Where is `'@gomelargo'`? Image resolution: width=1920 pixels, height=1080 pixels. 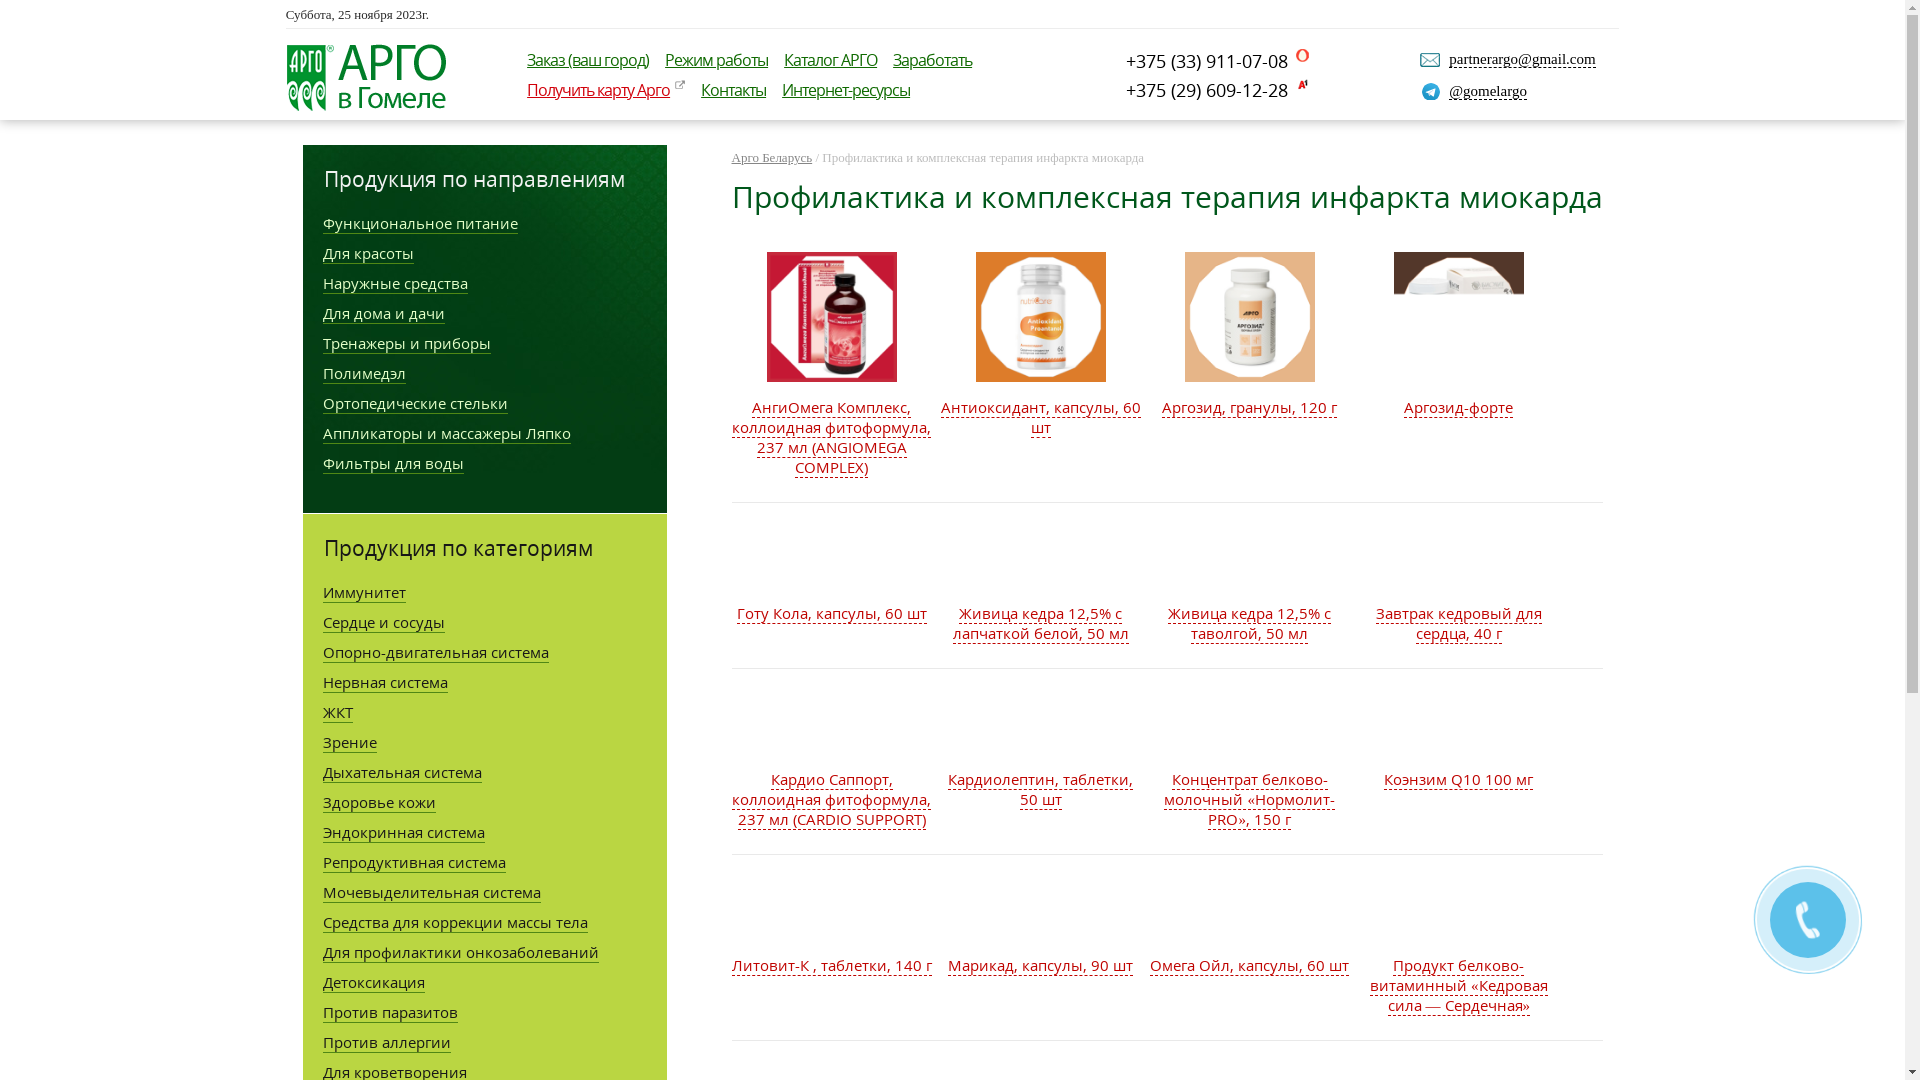 '@gomelargo' is located at coordinates (1488, 91).